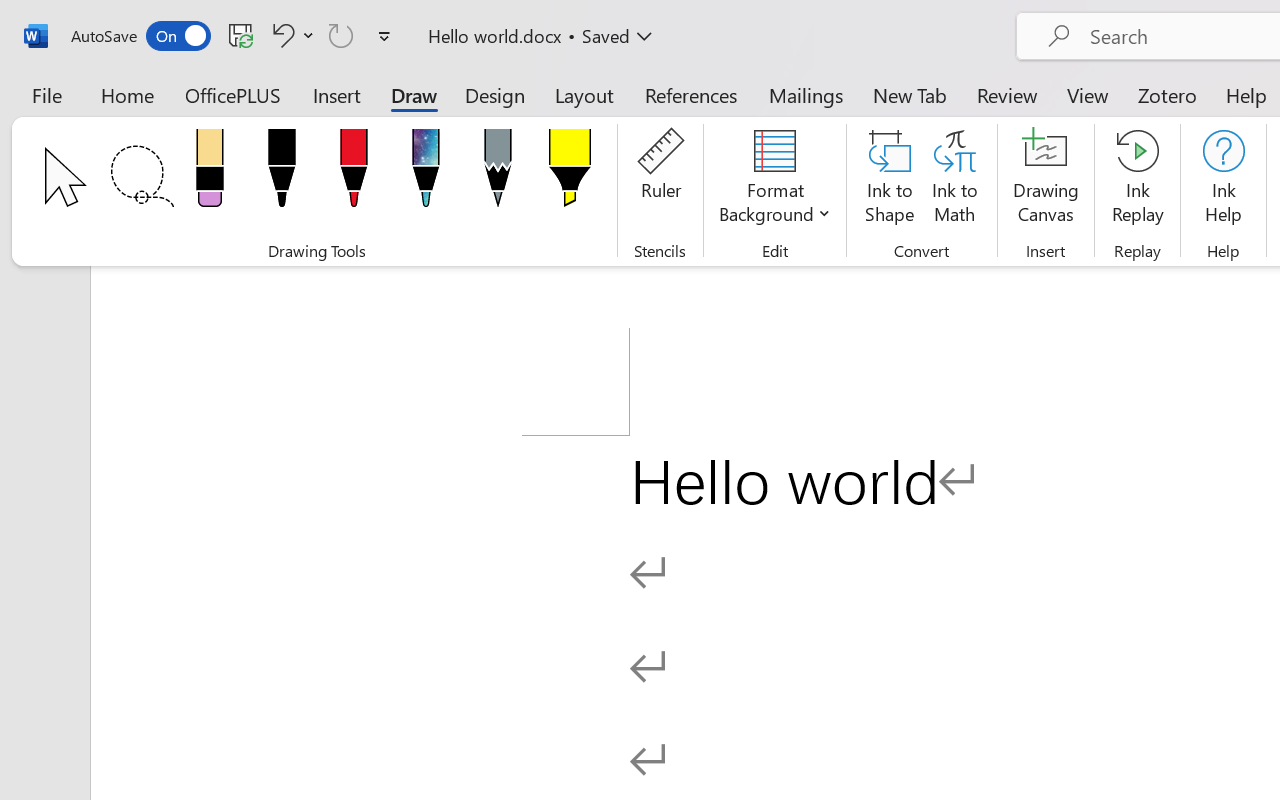 This screenshot has width=1280, height=800. I want to click on 'Ink Help', so click(1222, 179).